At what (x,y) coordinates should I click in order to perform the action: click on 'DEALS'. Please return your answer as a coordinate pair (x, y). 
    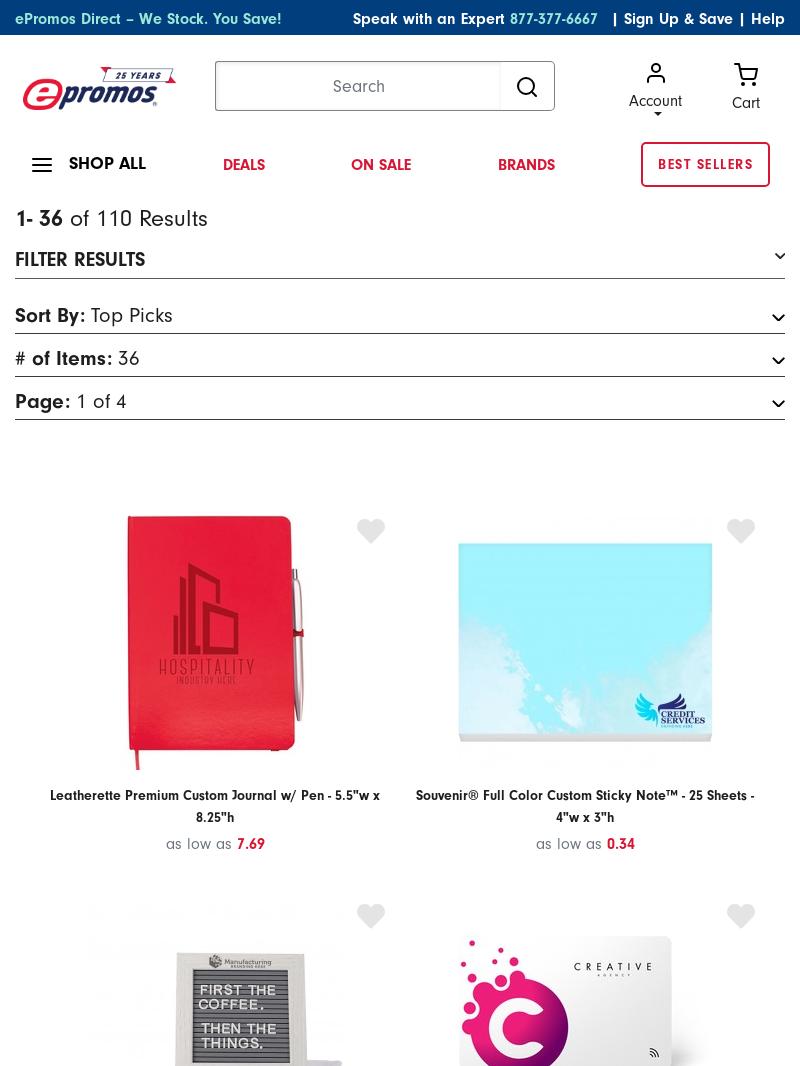
    Looking at the image, I should click on (242, 162).